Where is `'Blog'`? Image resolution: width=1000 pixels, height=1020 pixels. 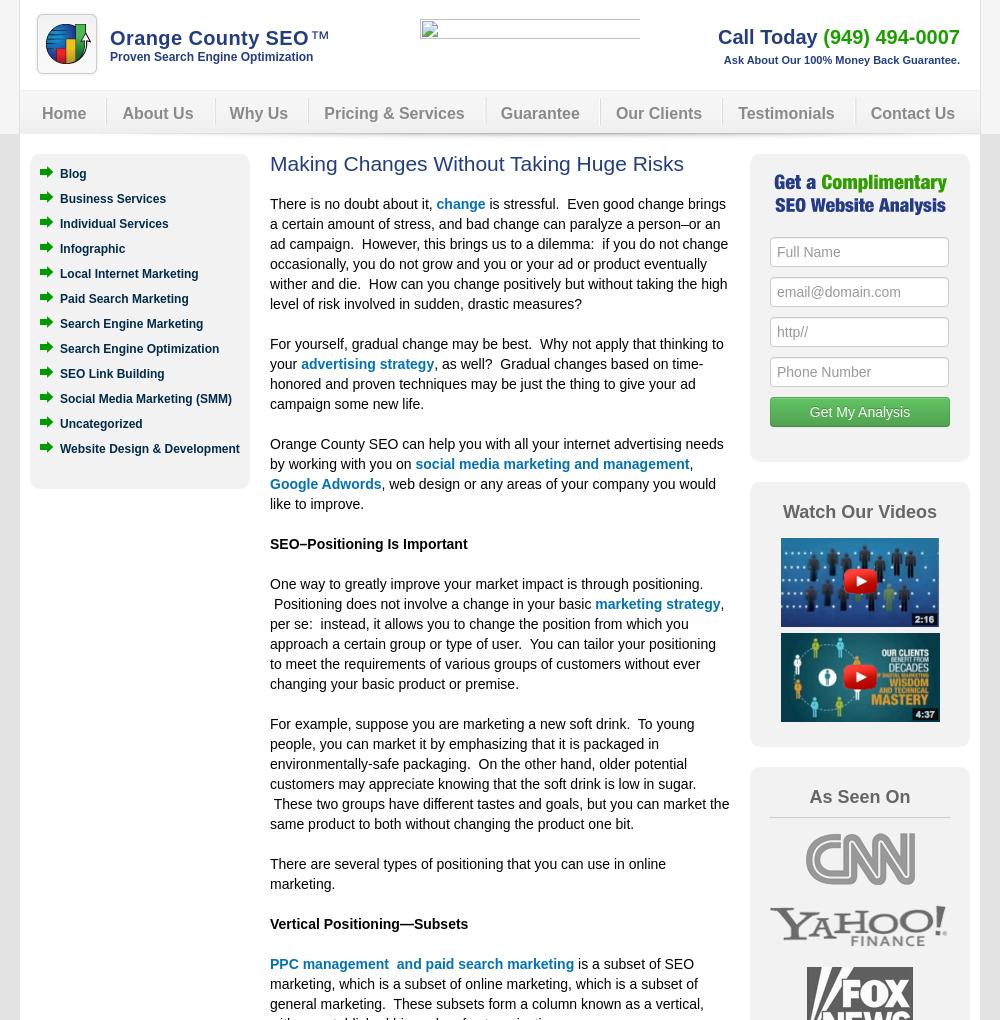
'Blog' is located at coordinates (72, 173).